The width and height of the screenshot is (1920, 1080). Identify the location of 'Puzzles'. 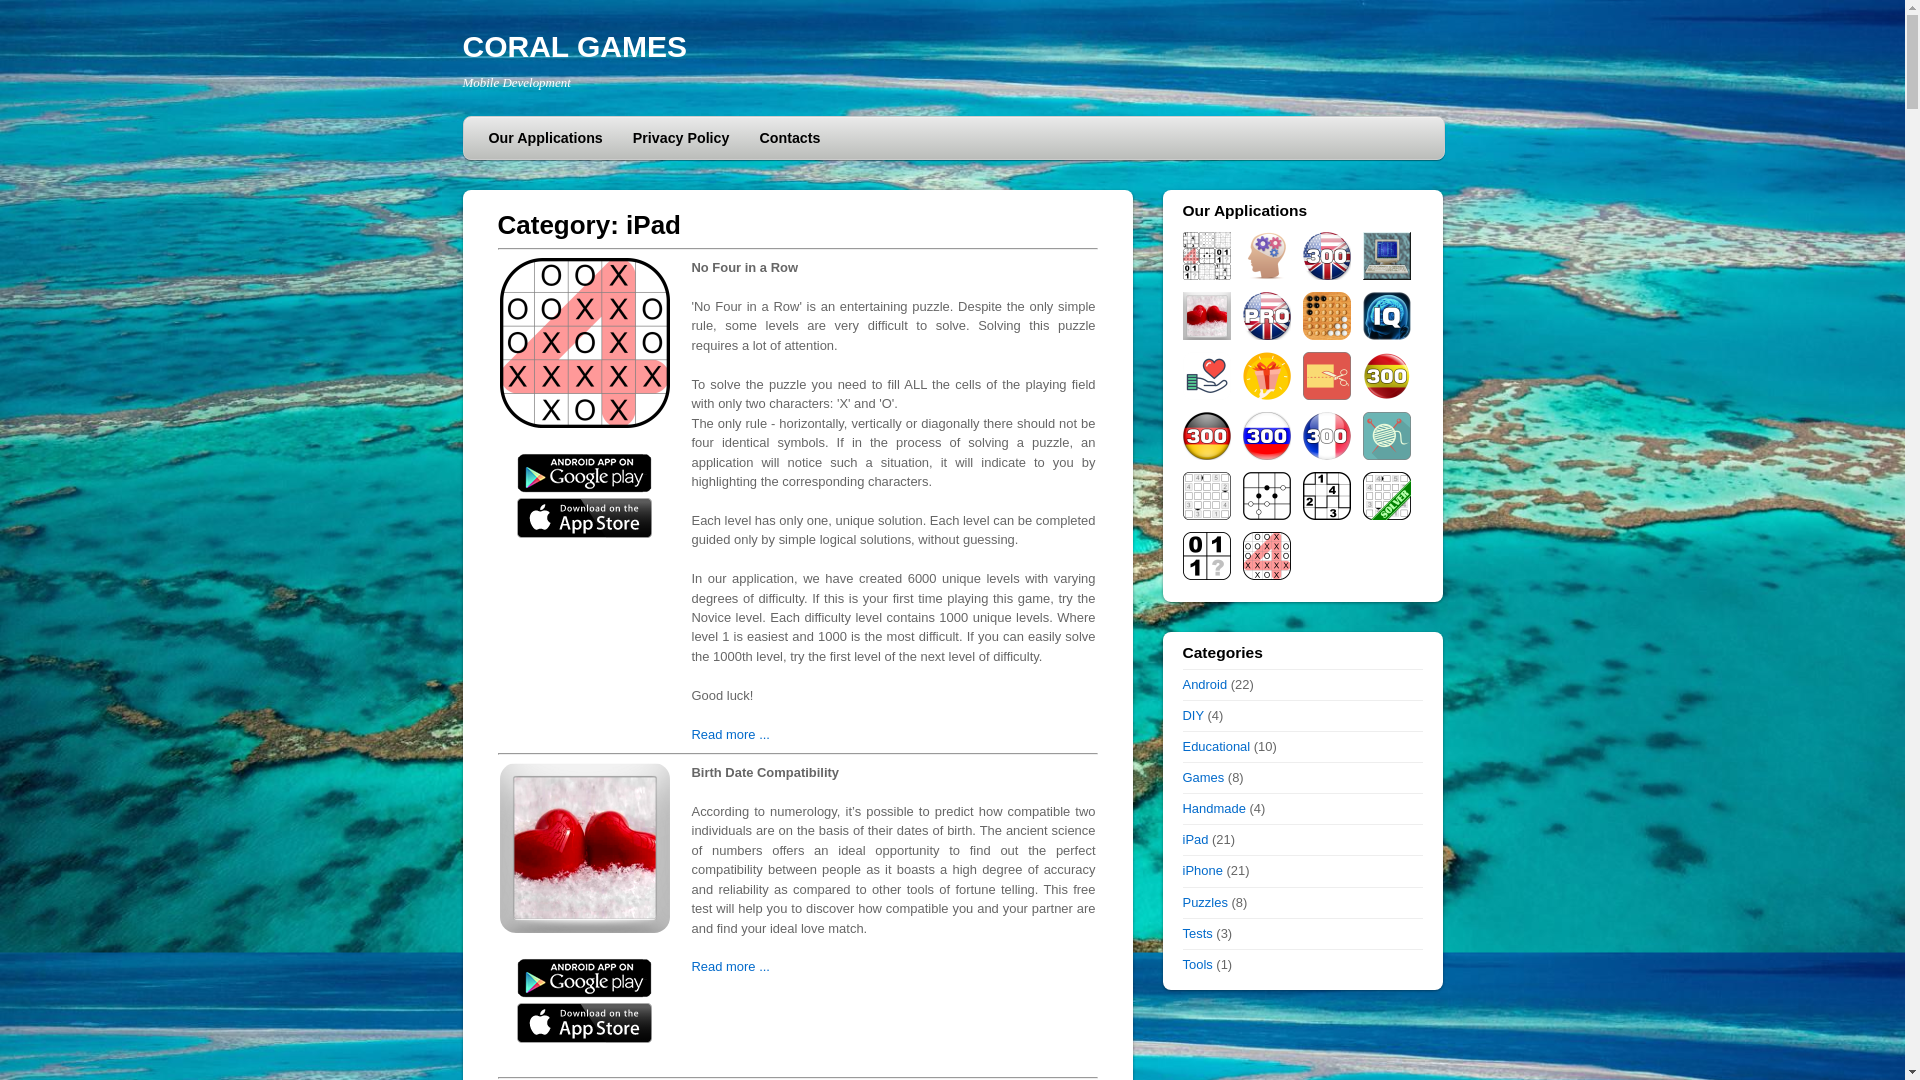
(1203, 902).